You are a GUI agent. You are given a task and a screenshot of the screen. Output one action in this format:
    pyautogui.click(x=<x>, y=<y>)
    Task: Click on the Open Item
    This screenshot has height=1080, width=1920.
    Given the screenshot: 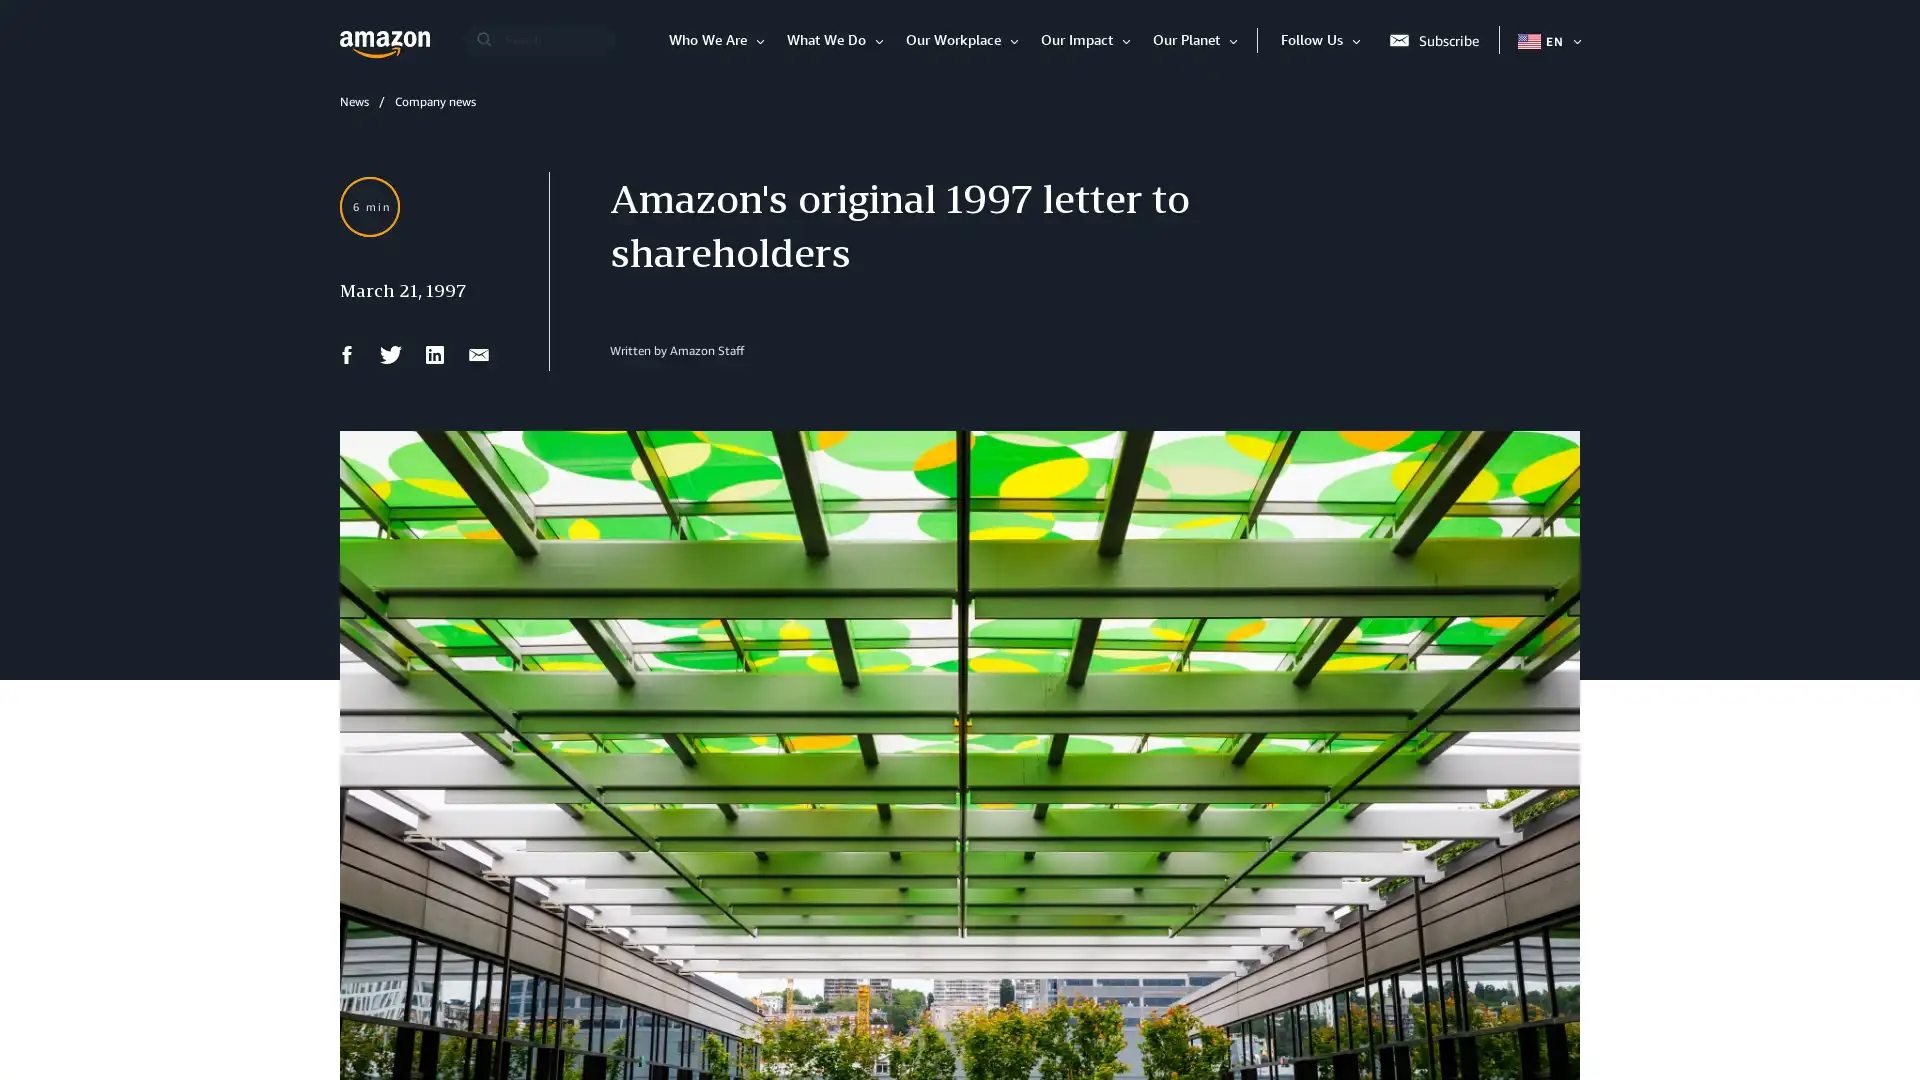 What is the action you would take?
    pyautogui.click(x=1017, y=39)
    